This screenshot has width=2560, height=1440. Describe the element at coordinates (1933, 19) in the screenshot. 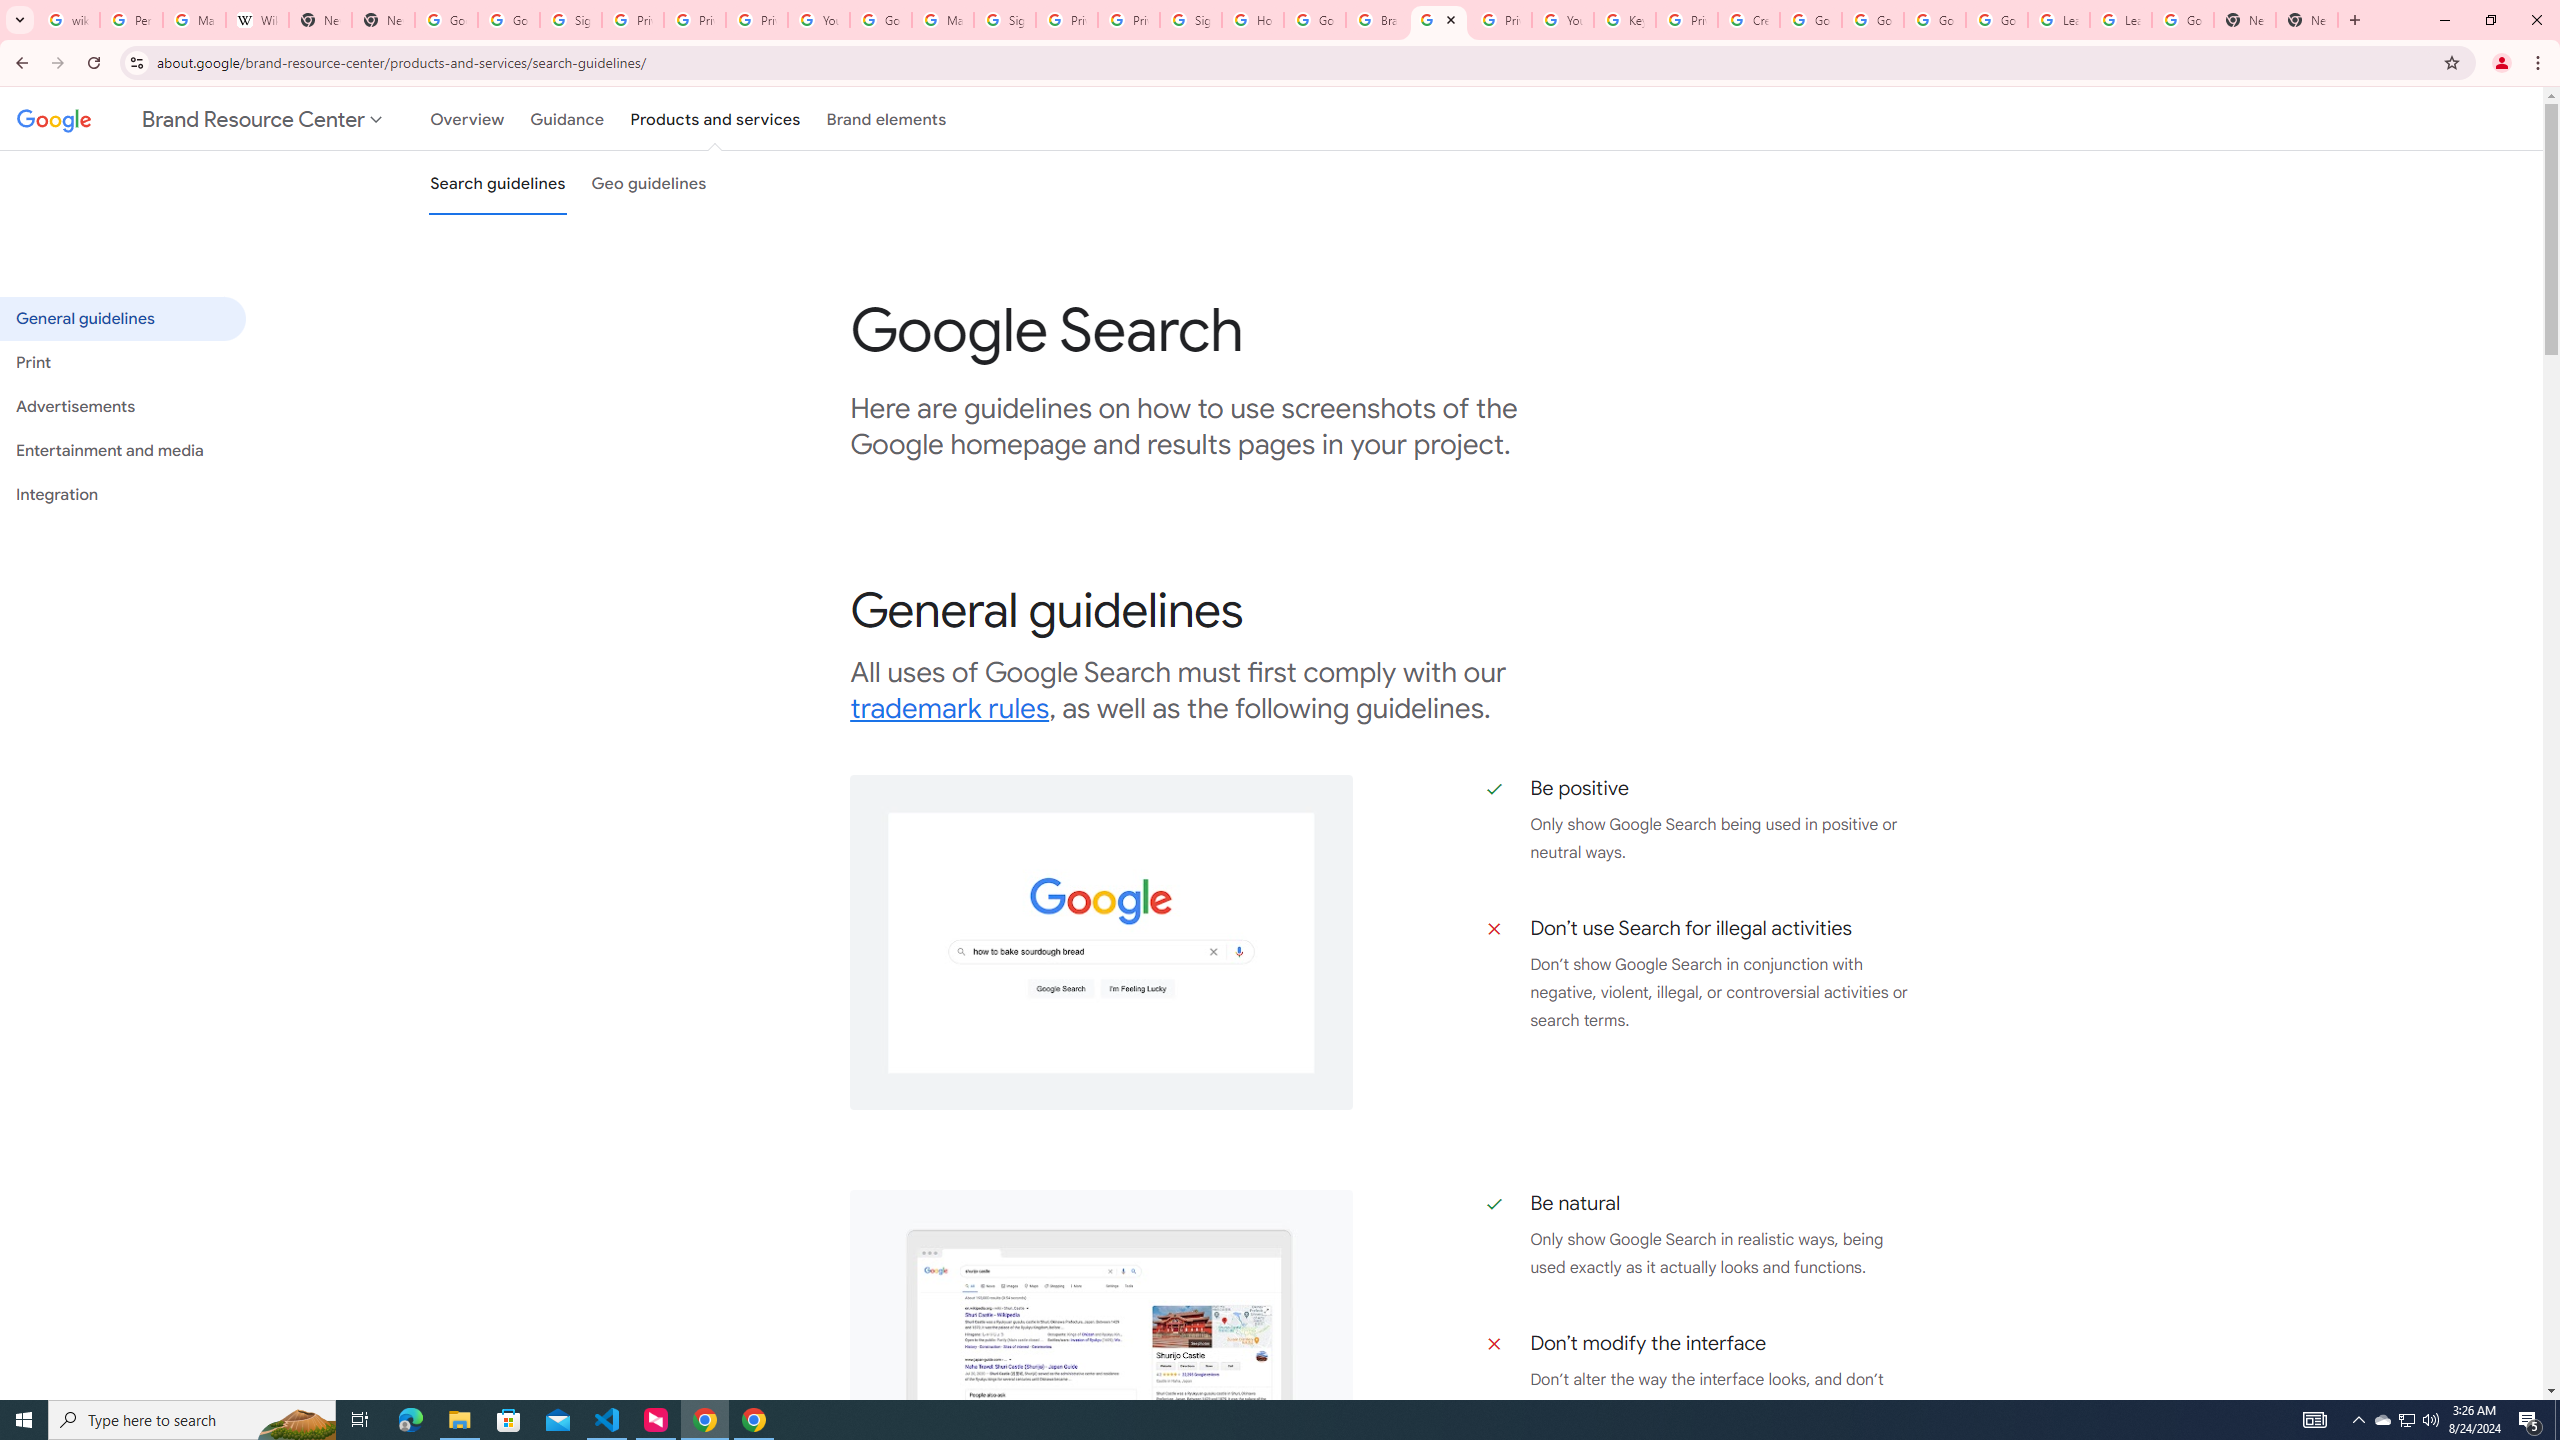

I see `'Google Account Help'` at that location.